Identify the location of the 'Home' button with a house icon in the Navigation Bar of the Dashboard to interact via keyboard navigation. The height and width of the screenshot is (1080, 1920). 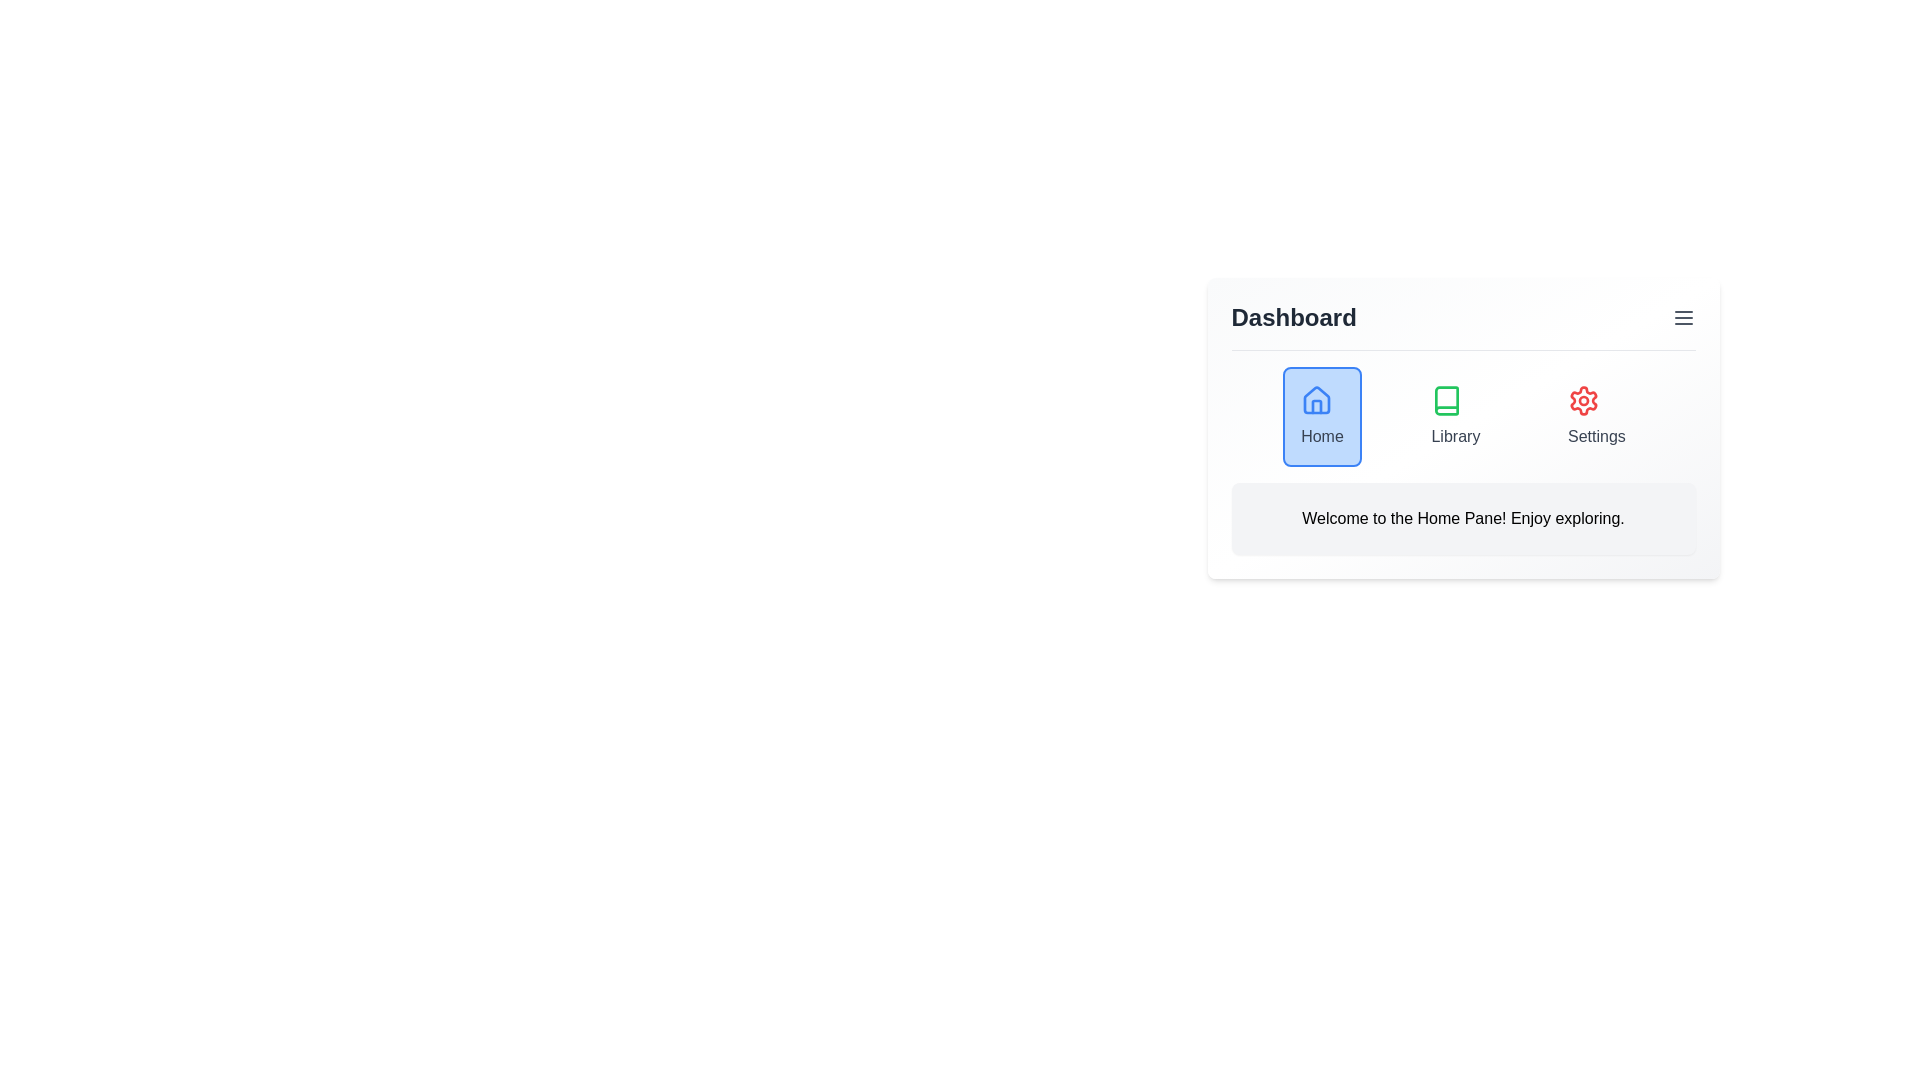
(1322, 415).